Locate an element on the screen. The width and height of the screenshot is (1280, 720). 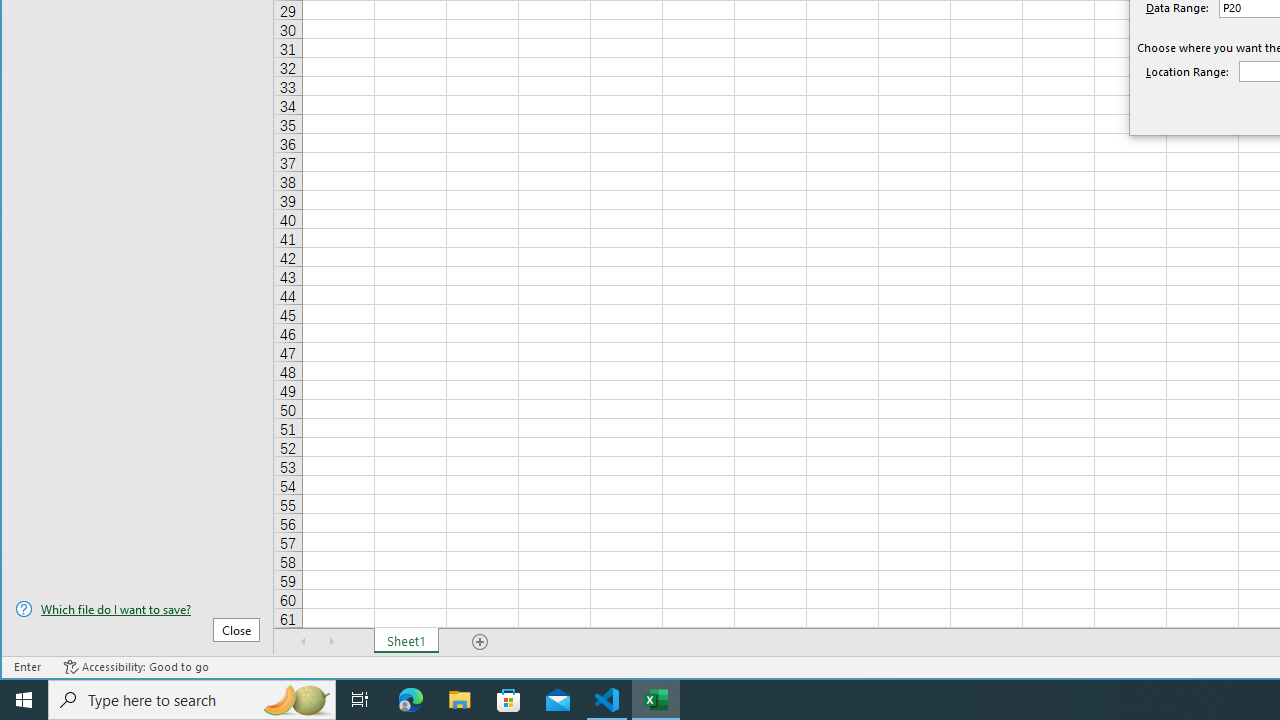
'Which file do I want to save?' is located at coordinates (136, 608).